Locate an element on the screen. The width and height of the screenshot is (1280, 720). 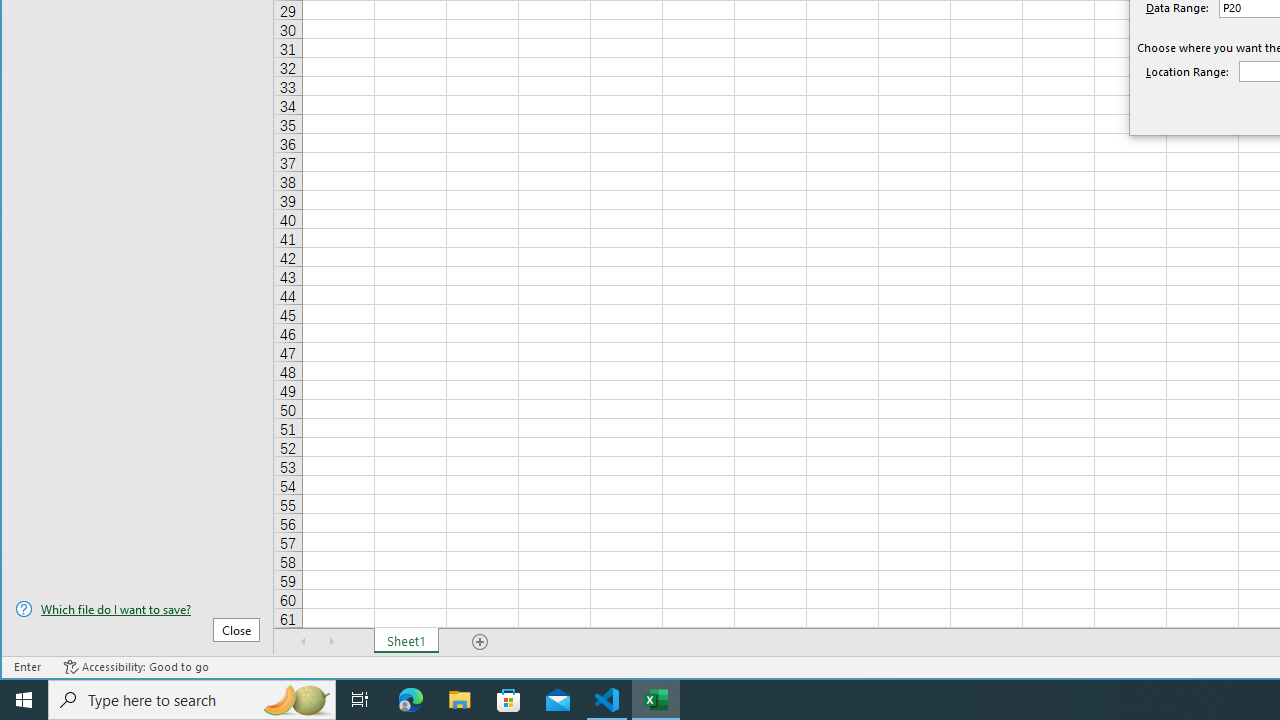
'Which file do I want to save?' is located at coordinates (136, 608).